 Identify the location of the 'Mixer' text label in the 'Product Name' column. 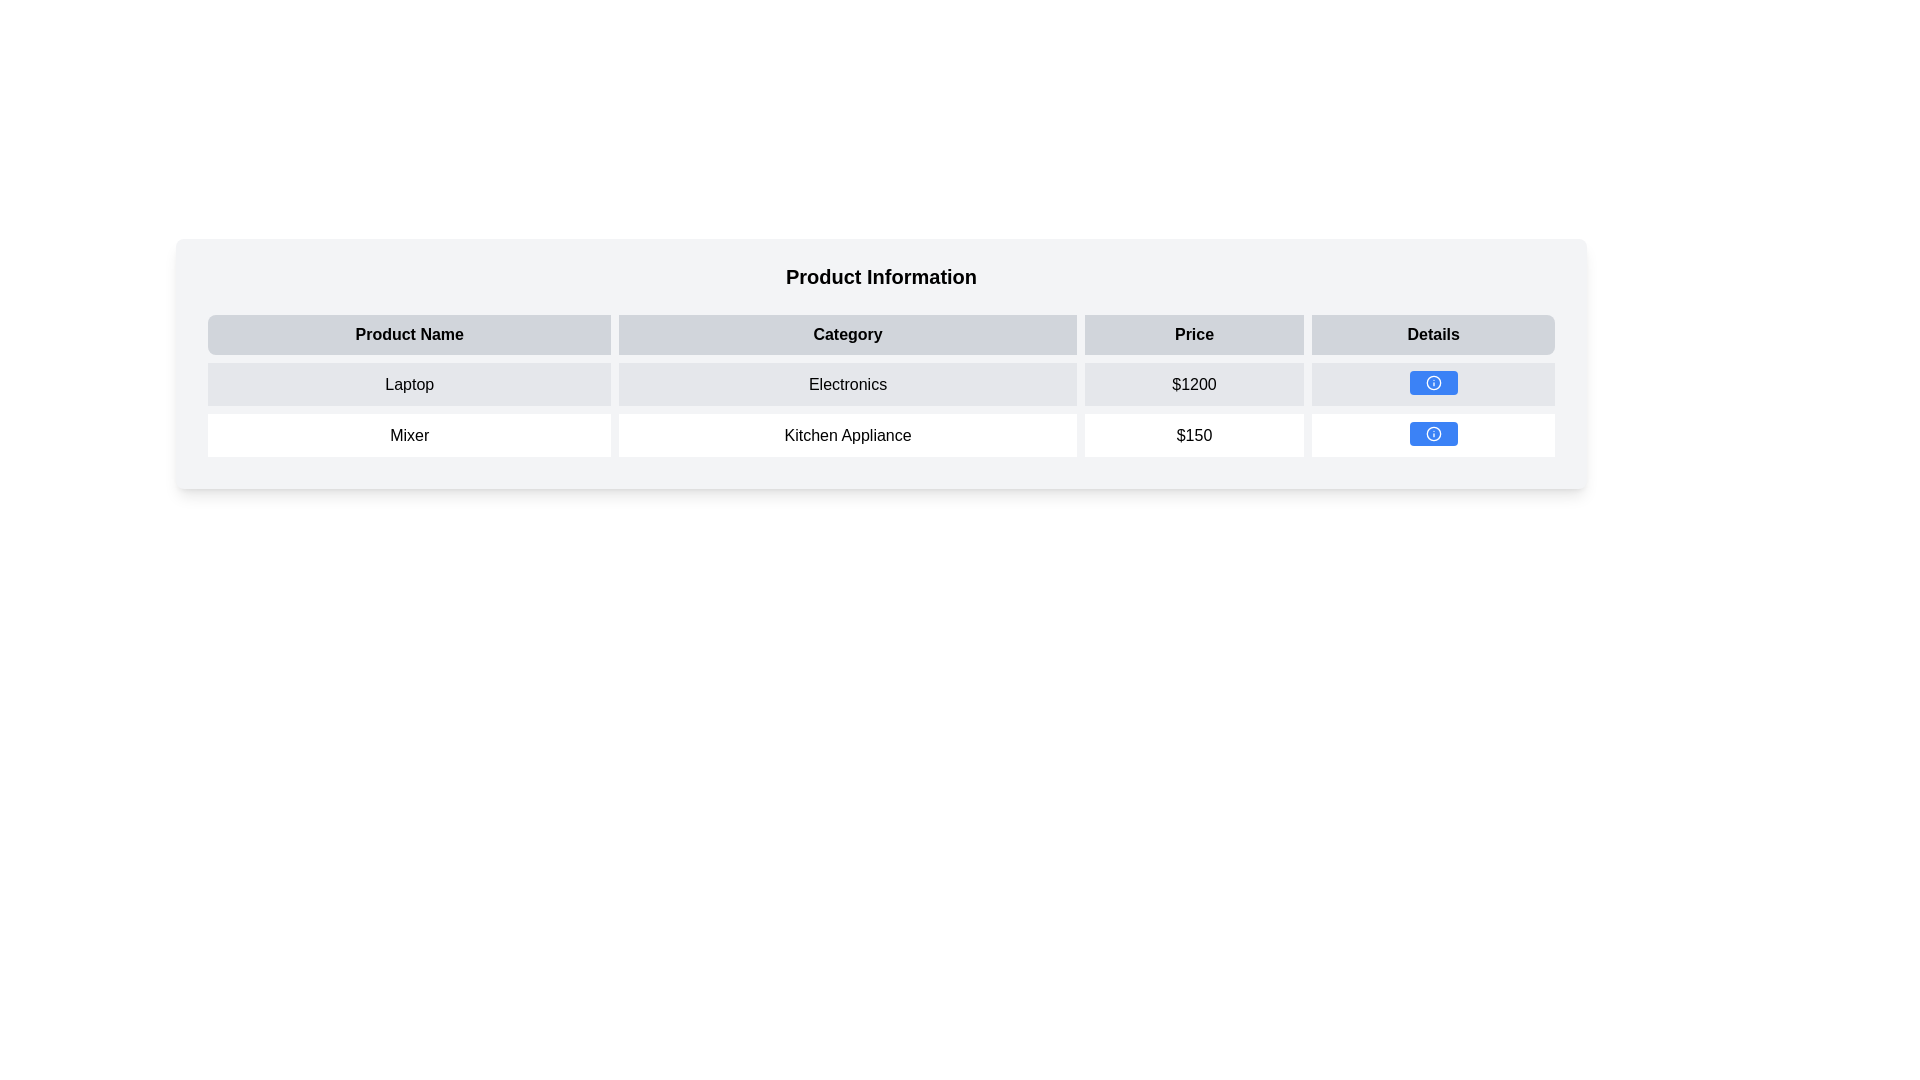
(408, 434).